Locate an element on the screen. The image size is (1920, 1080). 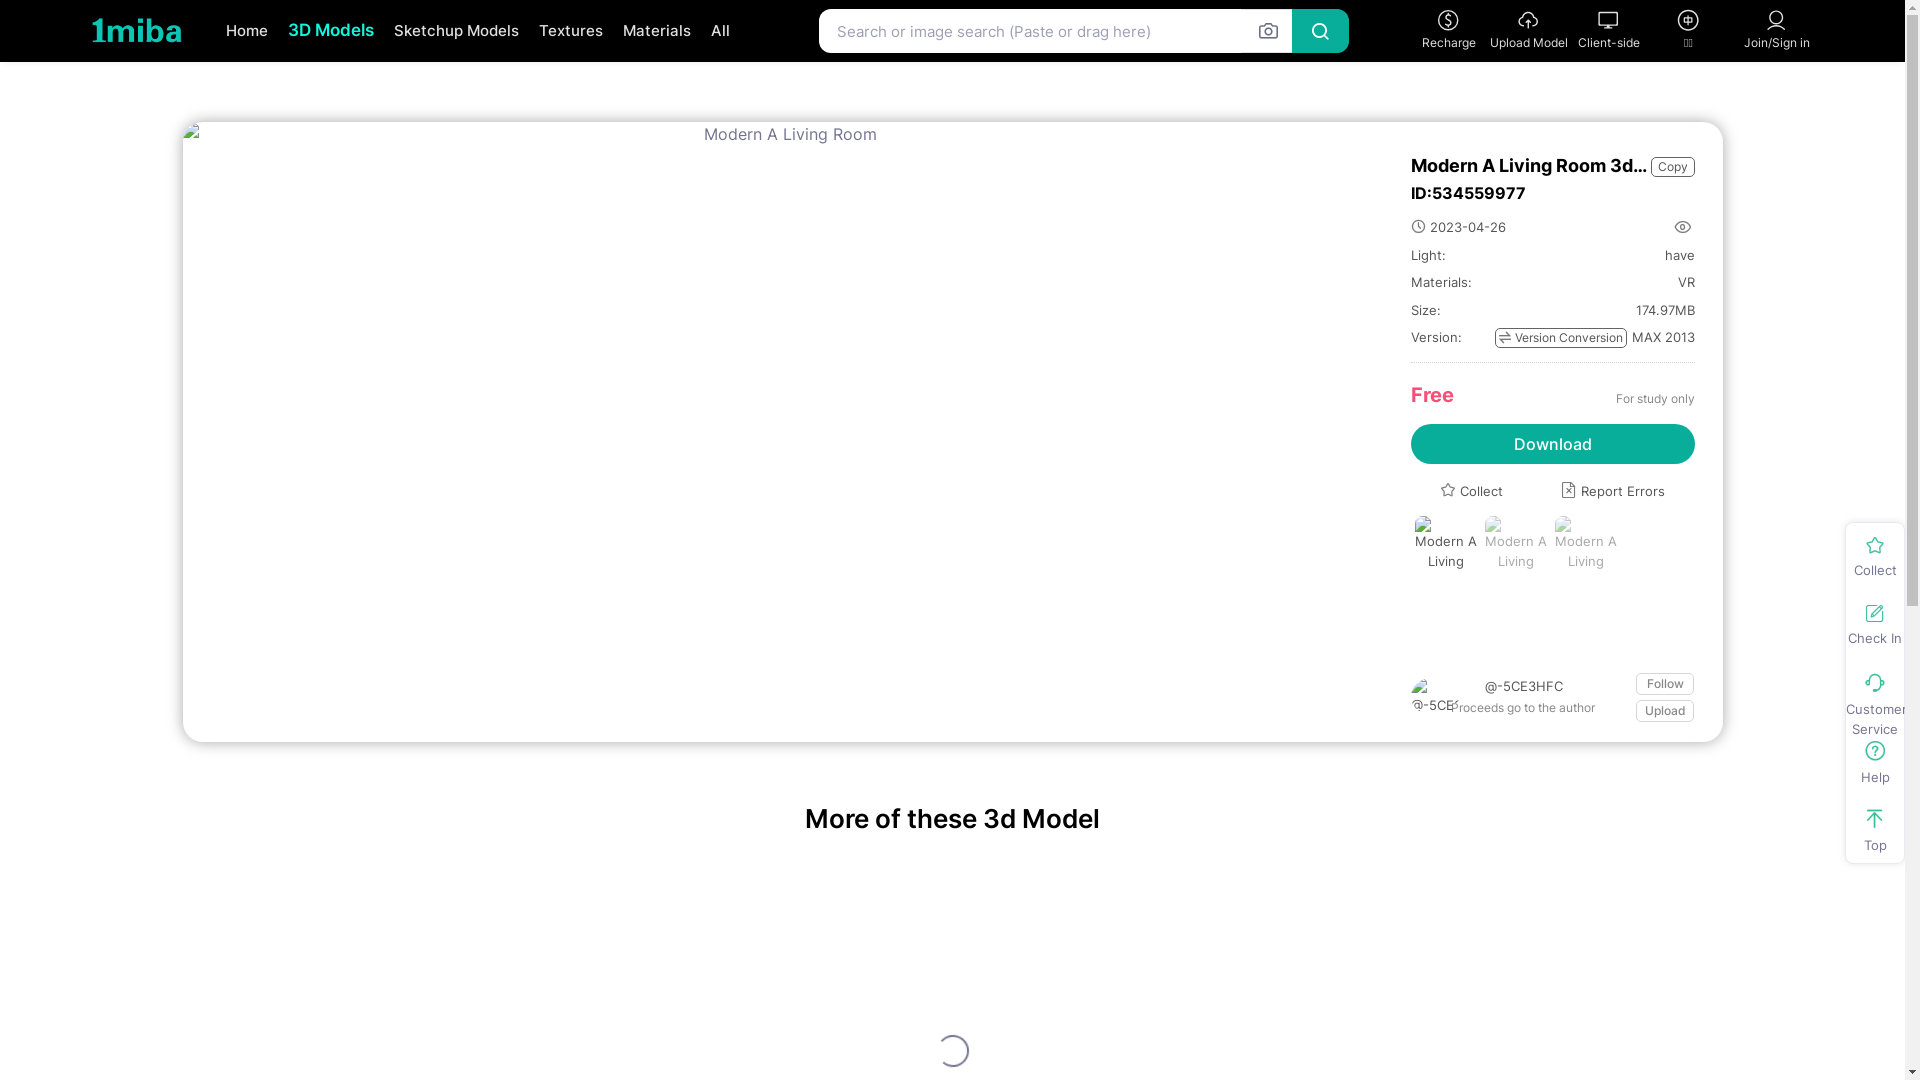
'Upload Model' is located at coordinates (1488, 30).